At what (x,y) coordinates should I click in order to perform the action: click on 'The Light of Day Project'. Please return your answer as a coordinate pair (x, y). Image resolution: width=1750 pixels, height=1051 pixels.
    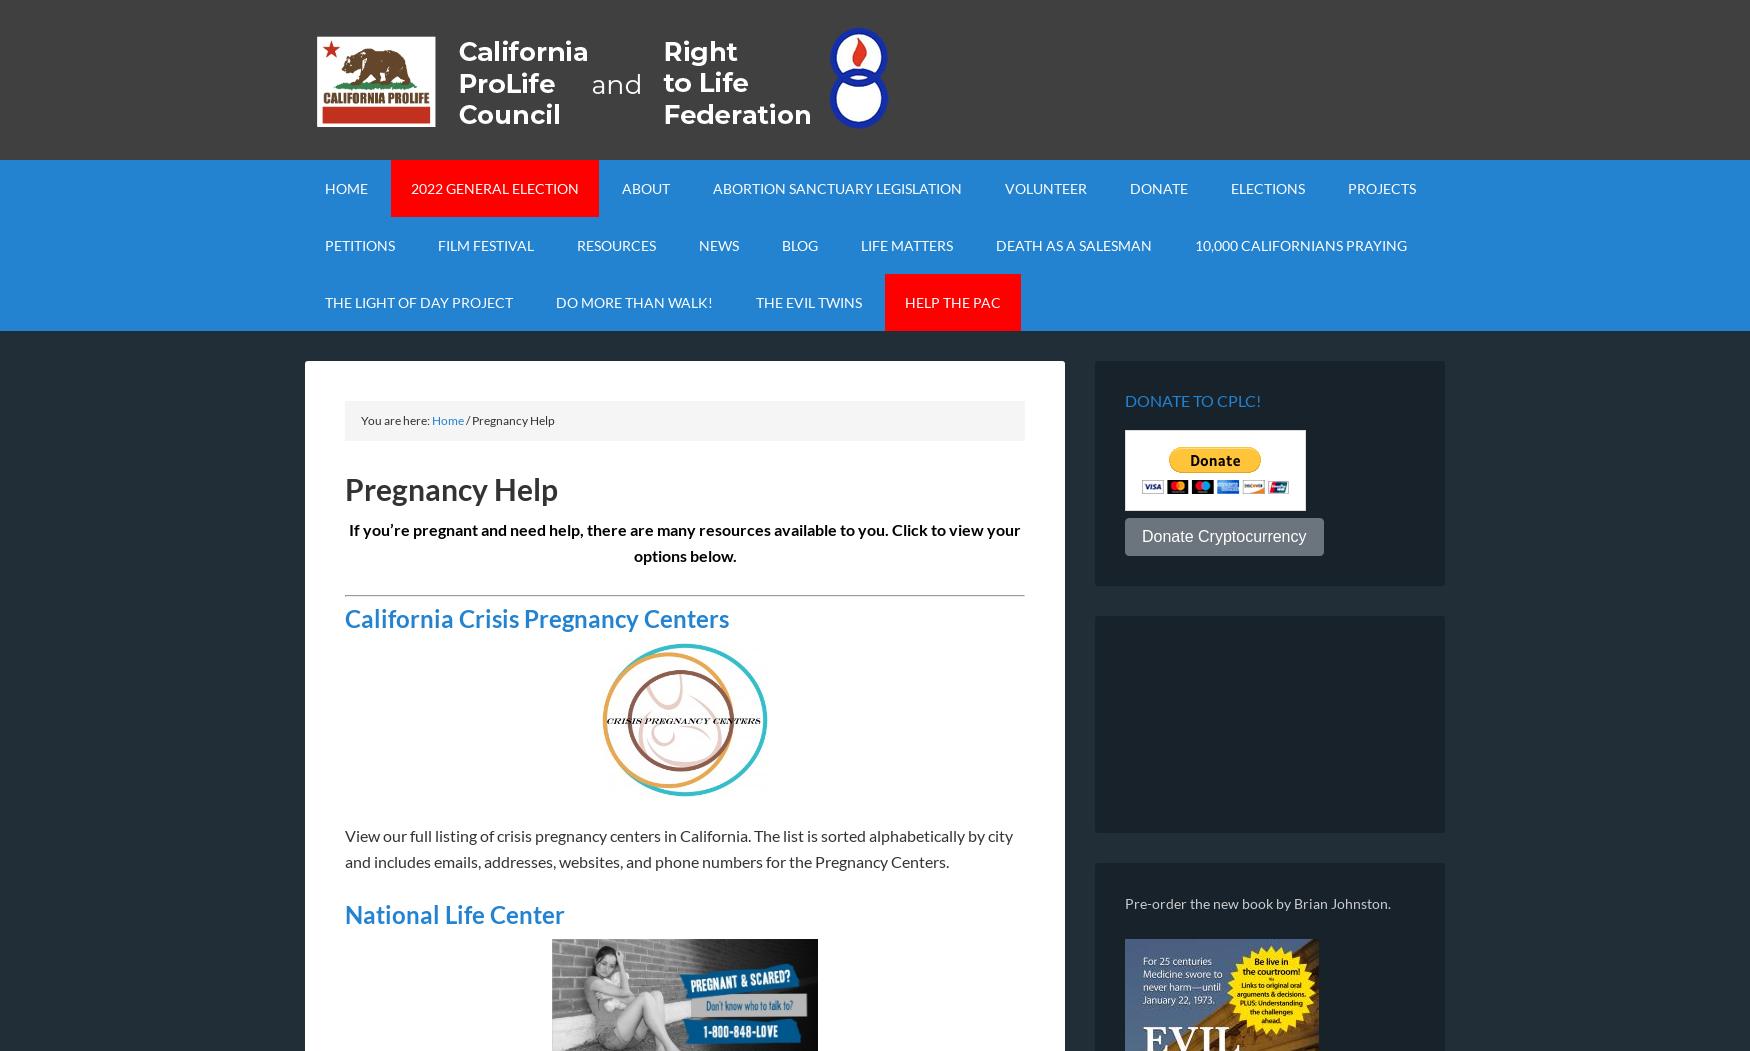
    Looking at the image, I should click on (417, 301).